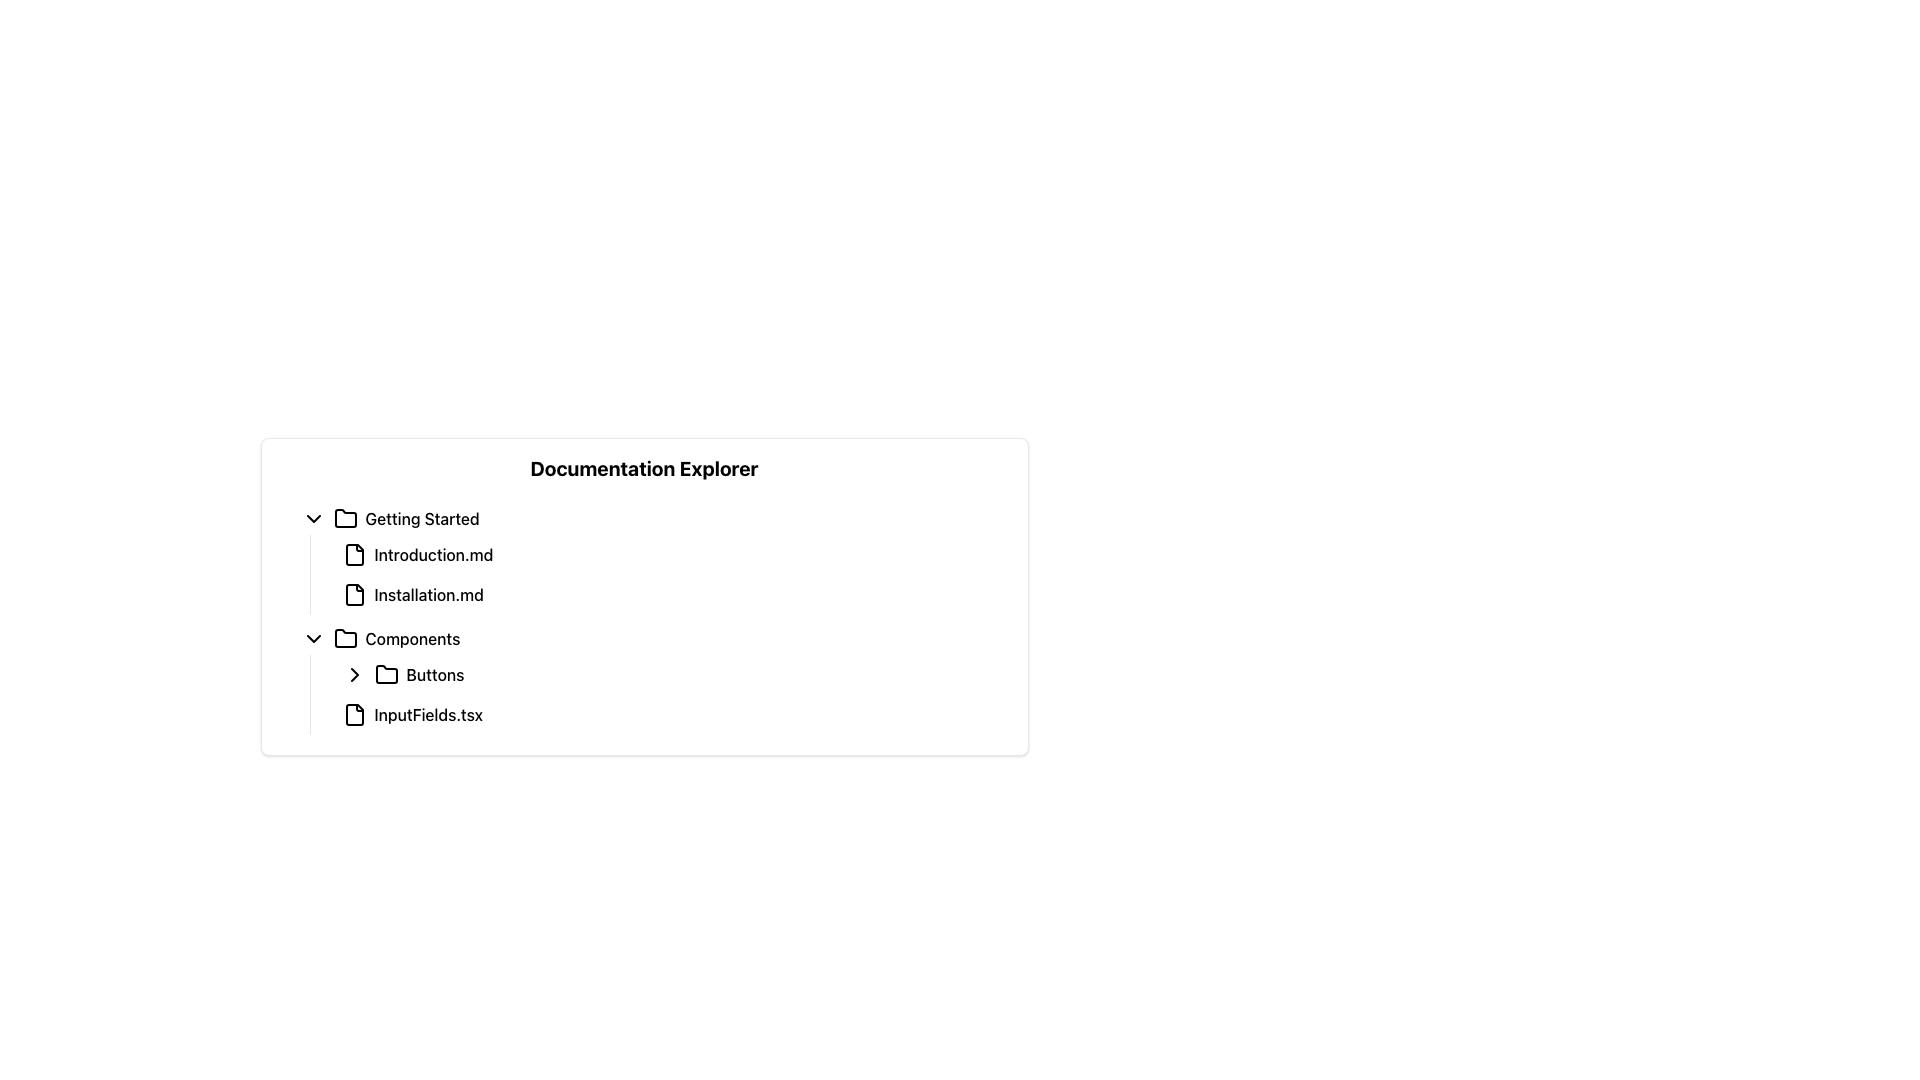  What do you see at coordinates (354, 555) in the screenshot?
I see `the document icon with a white background and thin black outline located under the 'Getting Started' section, preceding the 'Introduction.md' label` at bounding box center [354, 555].